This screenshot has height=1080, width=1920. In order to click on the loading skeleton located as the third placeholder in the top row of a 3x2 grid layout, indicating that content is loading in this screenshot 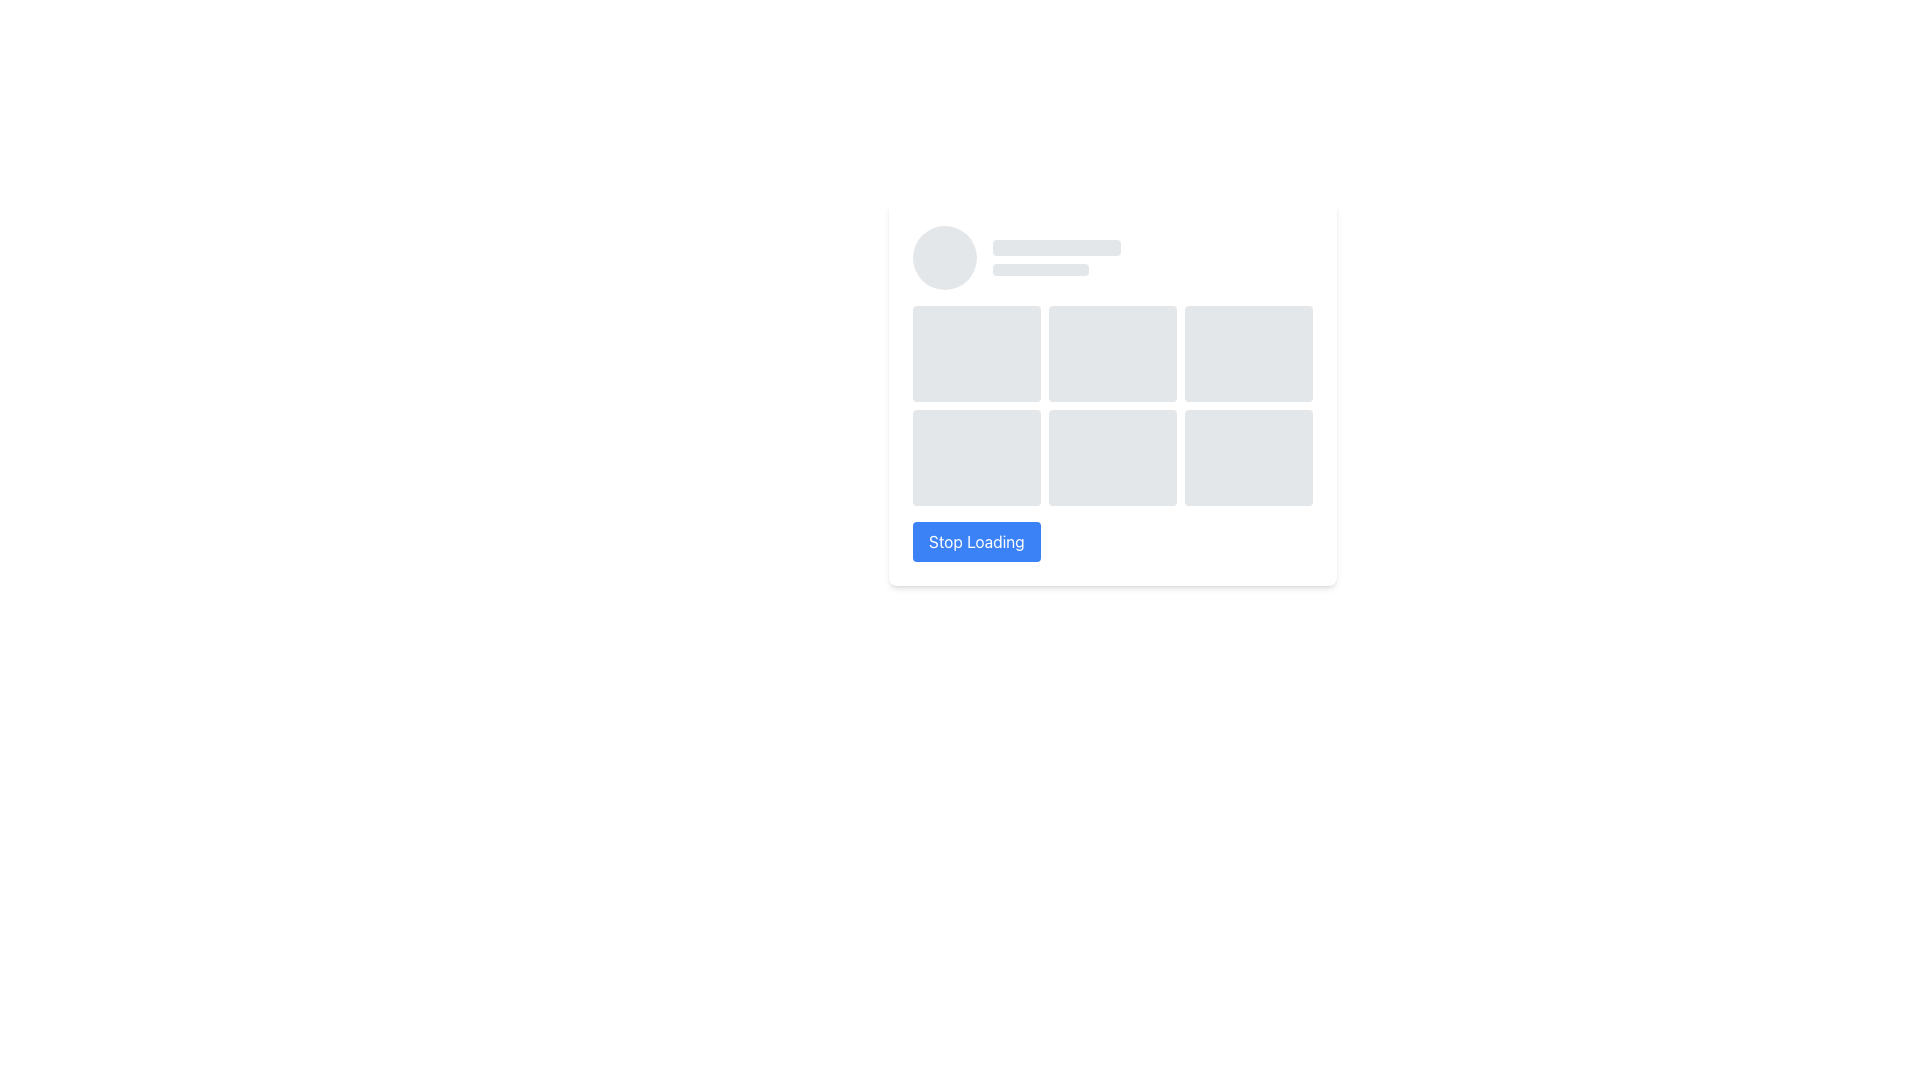, I will do `click(1247, 353)`.